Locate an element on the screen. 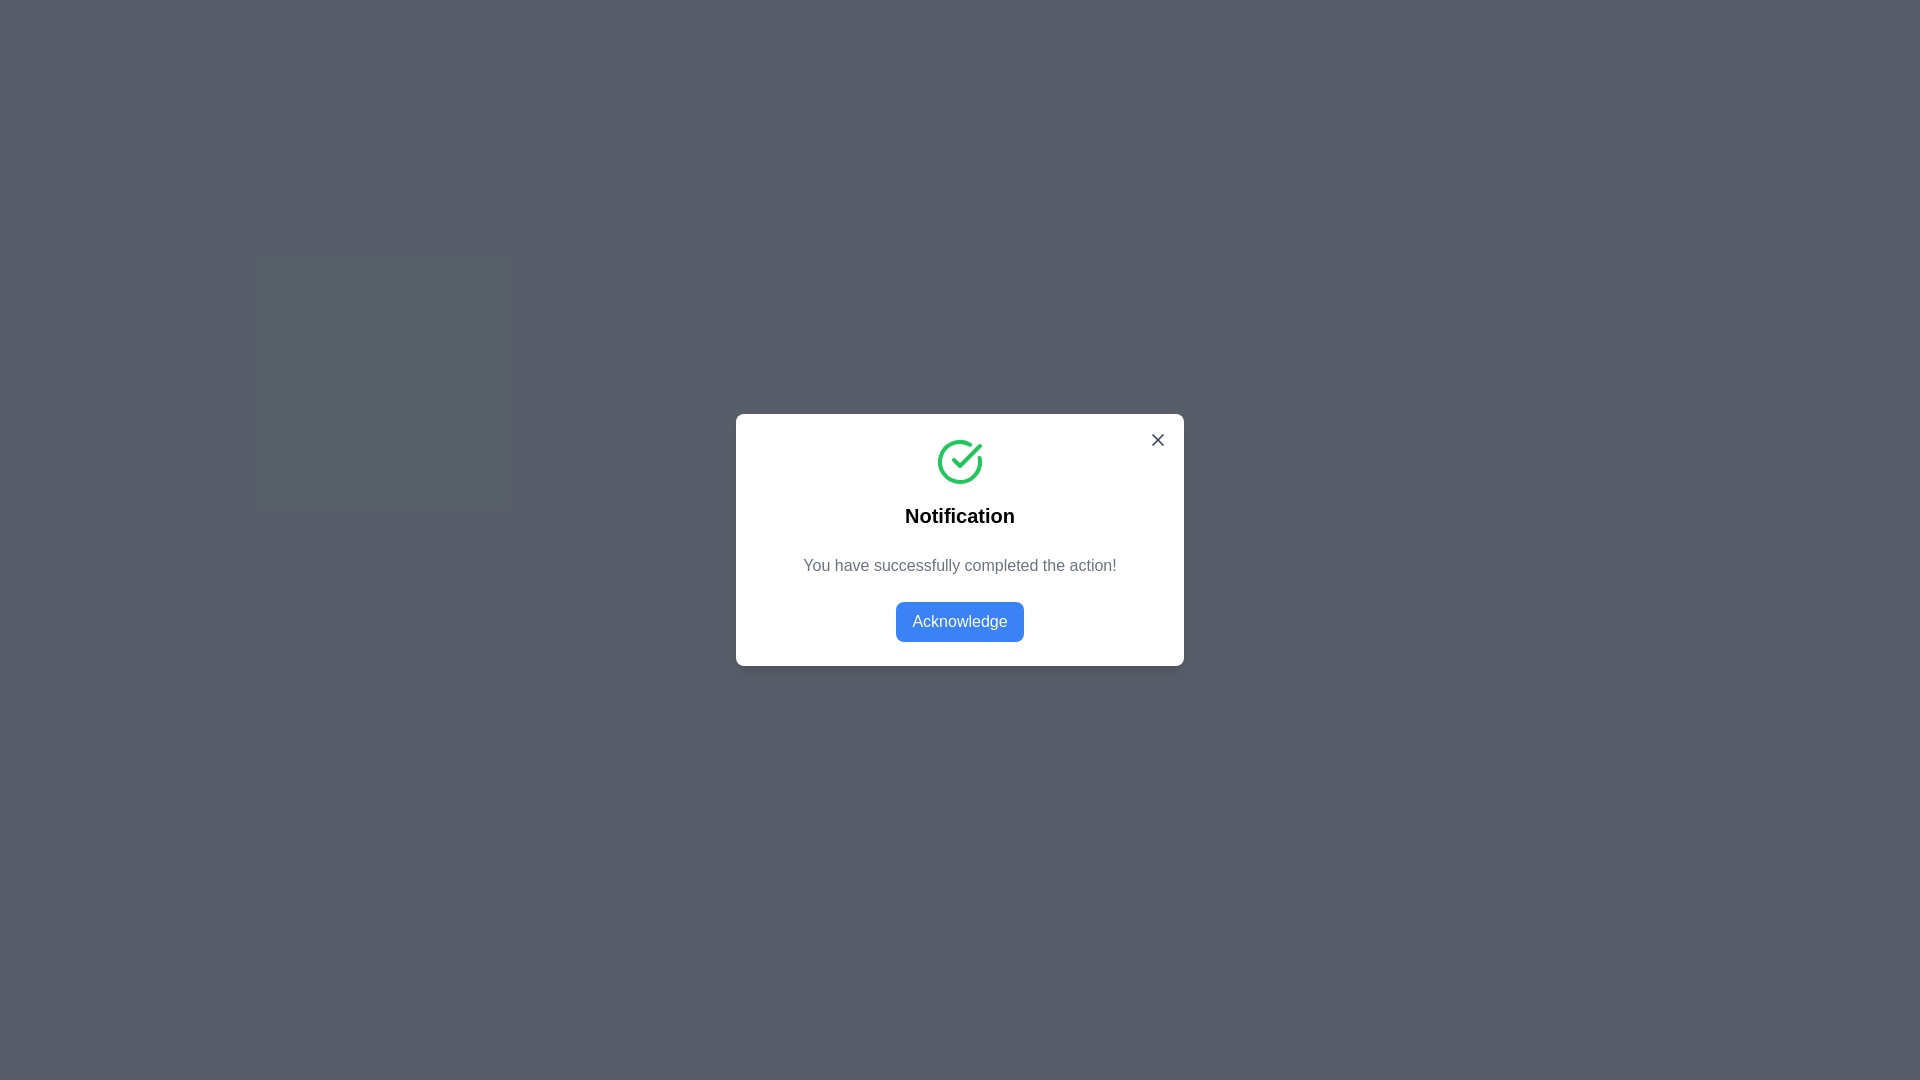  the success completion icon that is centrally positioned above the 'Notification' title within the dialog box is located at coordinates (960, 462).